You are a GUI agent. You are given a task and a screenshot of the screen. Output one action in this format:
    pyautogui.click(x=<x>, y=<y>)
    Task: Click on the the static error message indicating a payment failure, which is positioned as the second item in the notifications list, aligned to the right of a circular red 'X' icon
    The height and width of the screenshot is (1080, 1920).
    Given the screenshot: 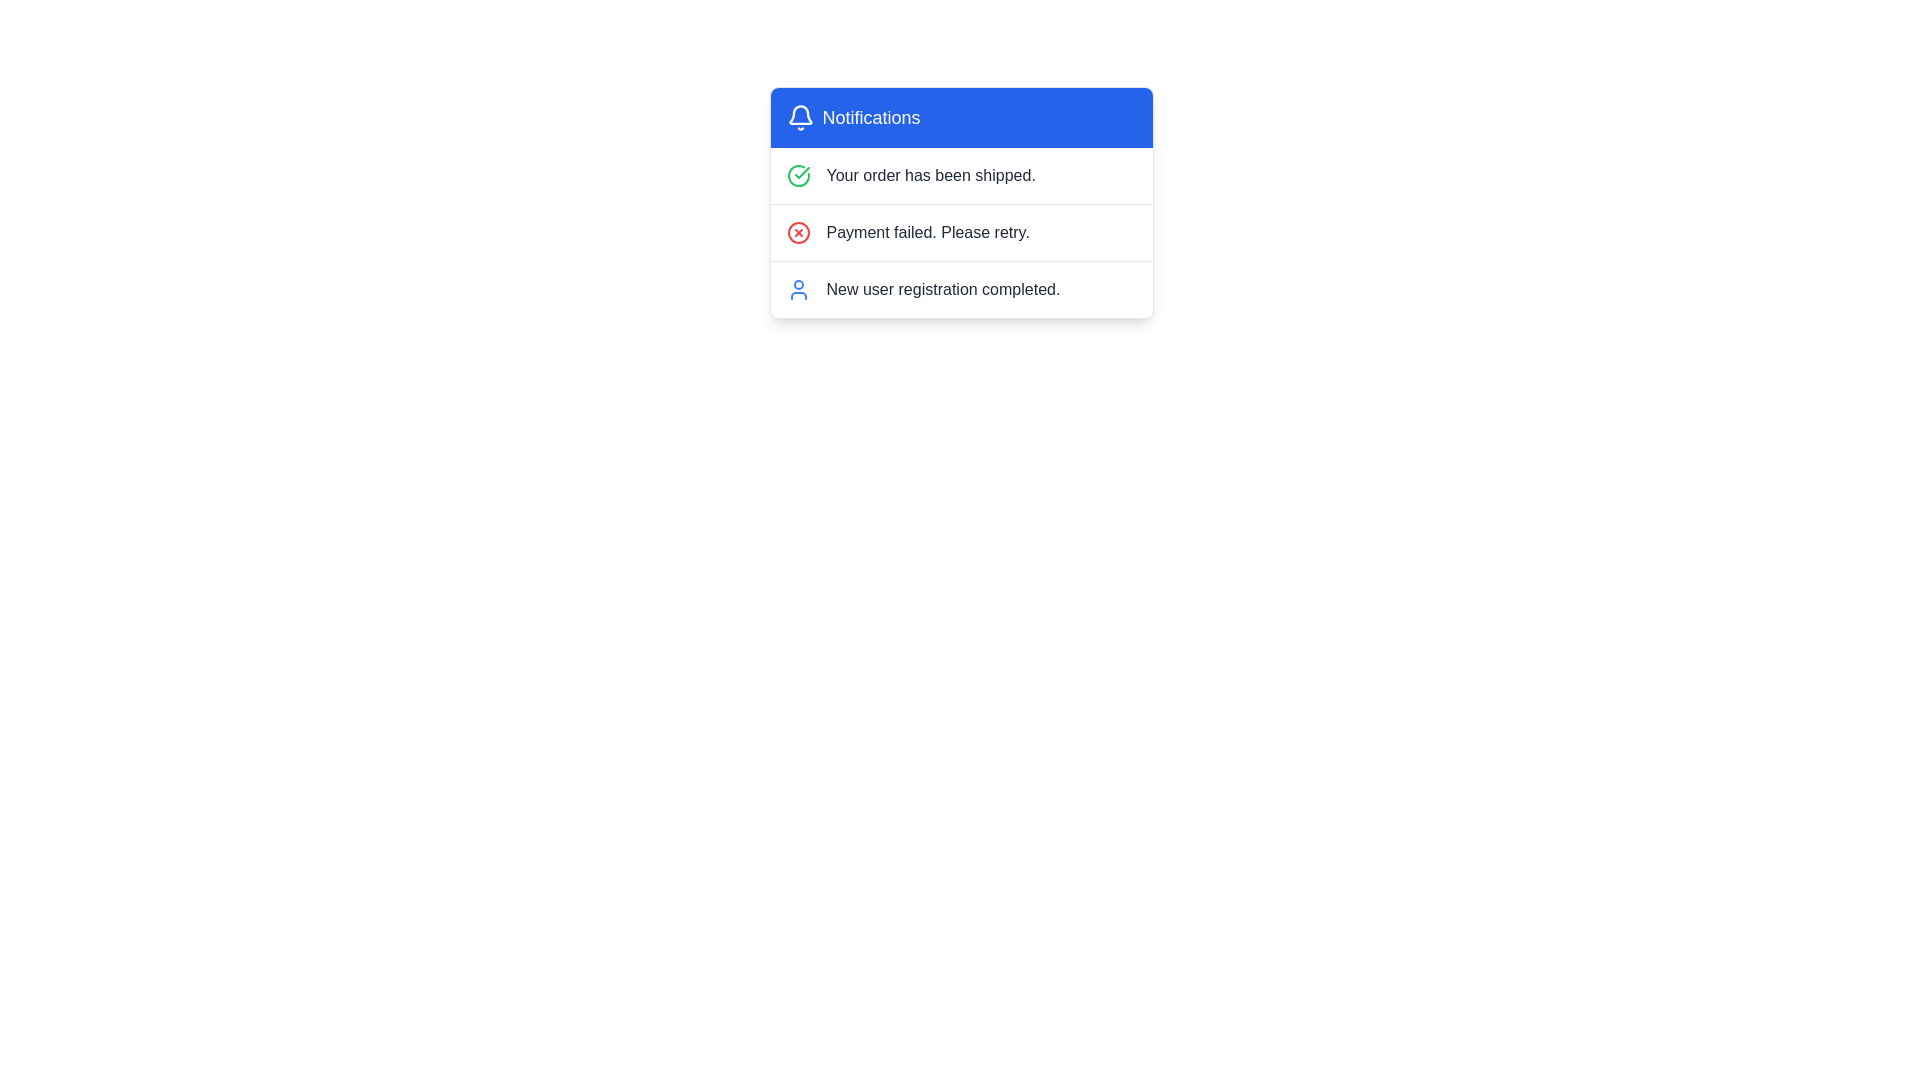 What is the action you would take?
    pyautogui.click(x=927, y=231)
    